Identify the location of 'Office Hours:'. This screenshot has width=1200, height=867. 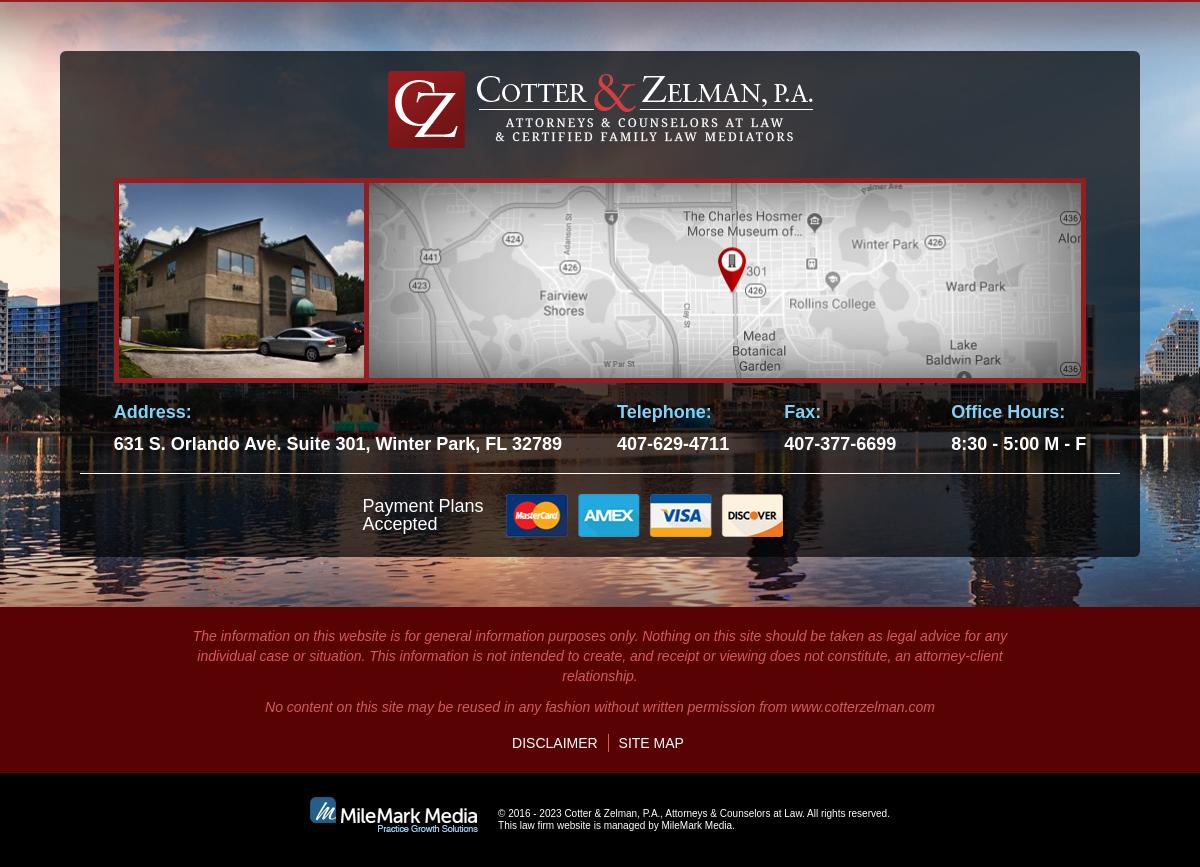
(1008, 410).